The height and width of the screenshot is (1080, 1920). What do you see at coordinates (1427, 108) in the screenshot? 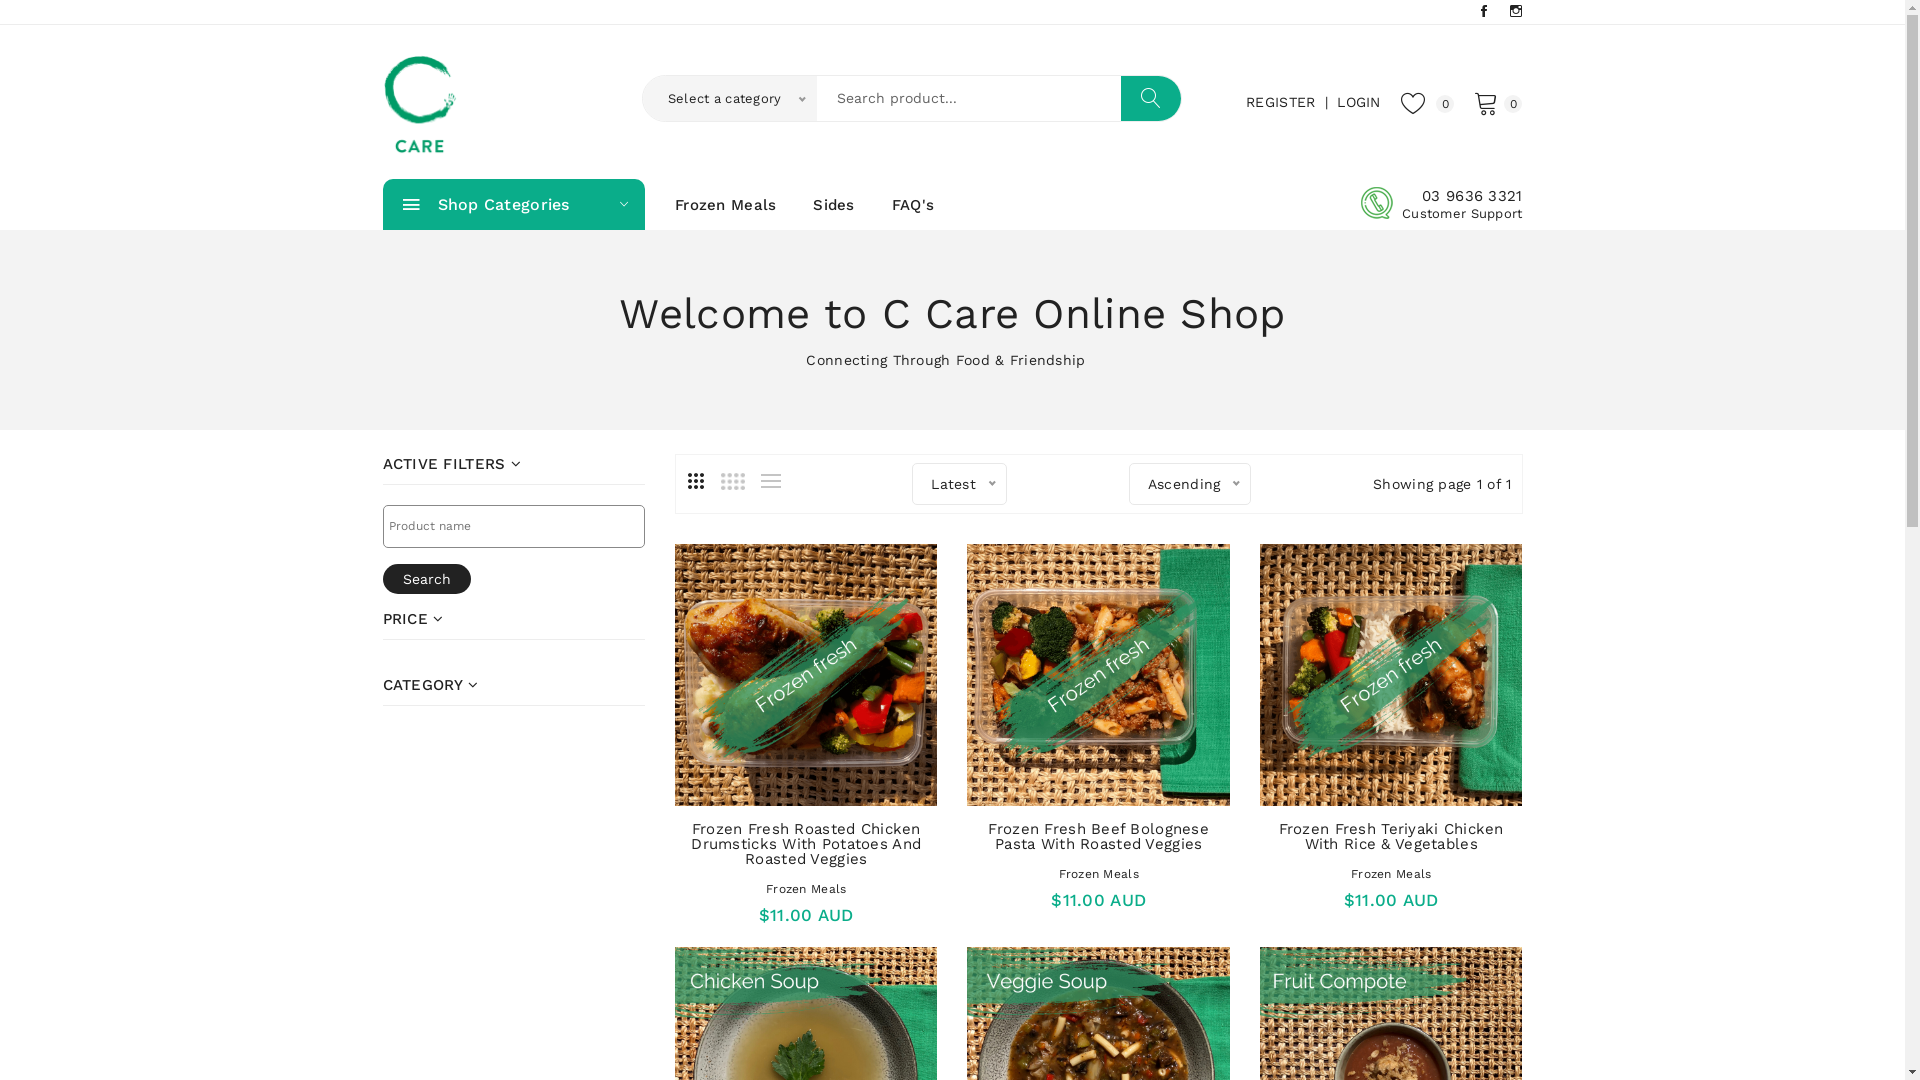
I see `'0'` at bounding box center [1427, 108].